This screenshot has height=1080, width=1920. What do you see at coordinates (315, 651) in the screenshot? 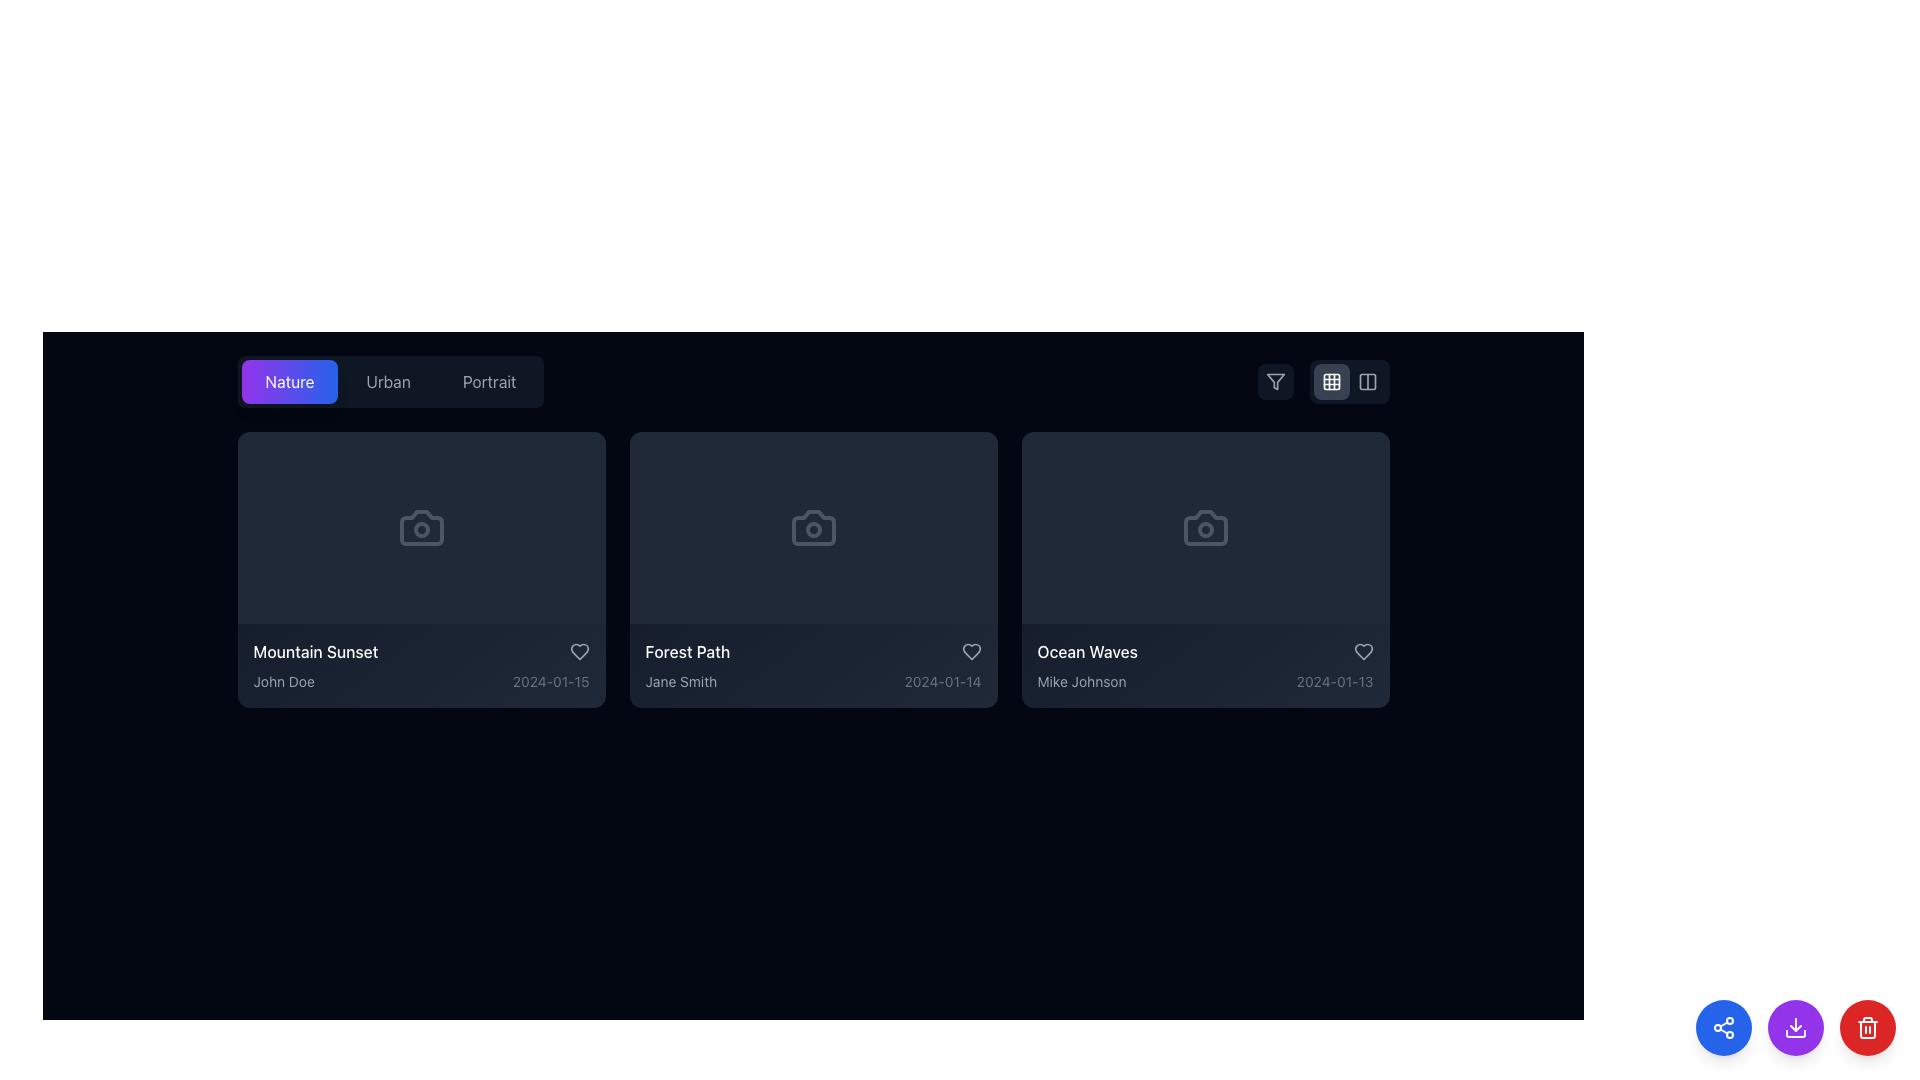
I see `the 'Mountain Sunset' text label, which is the title of a displayed item located at the left-bottom side of the card component, above a small label with a name and date` at bounding box center [315, 651].